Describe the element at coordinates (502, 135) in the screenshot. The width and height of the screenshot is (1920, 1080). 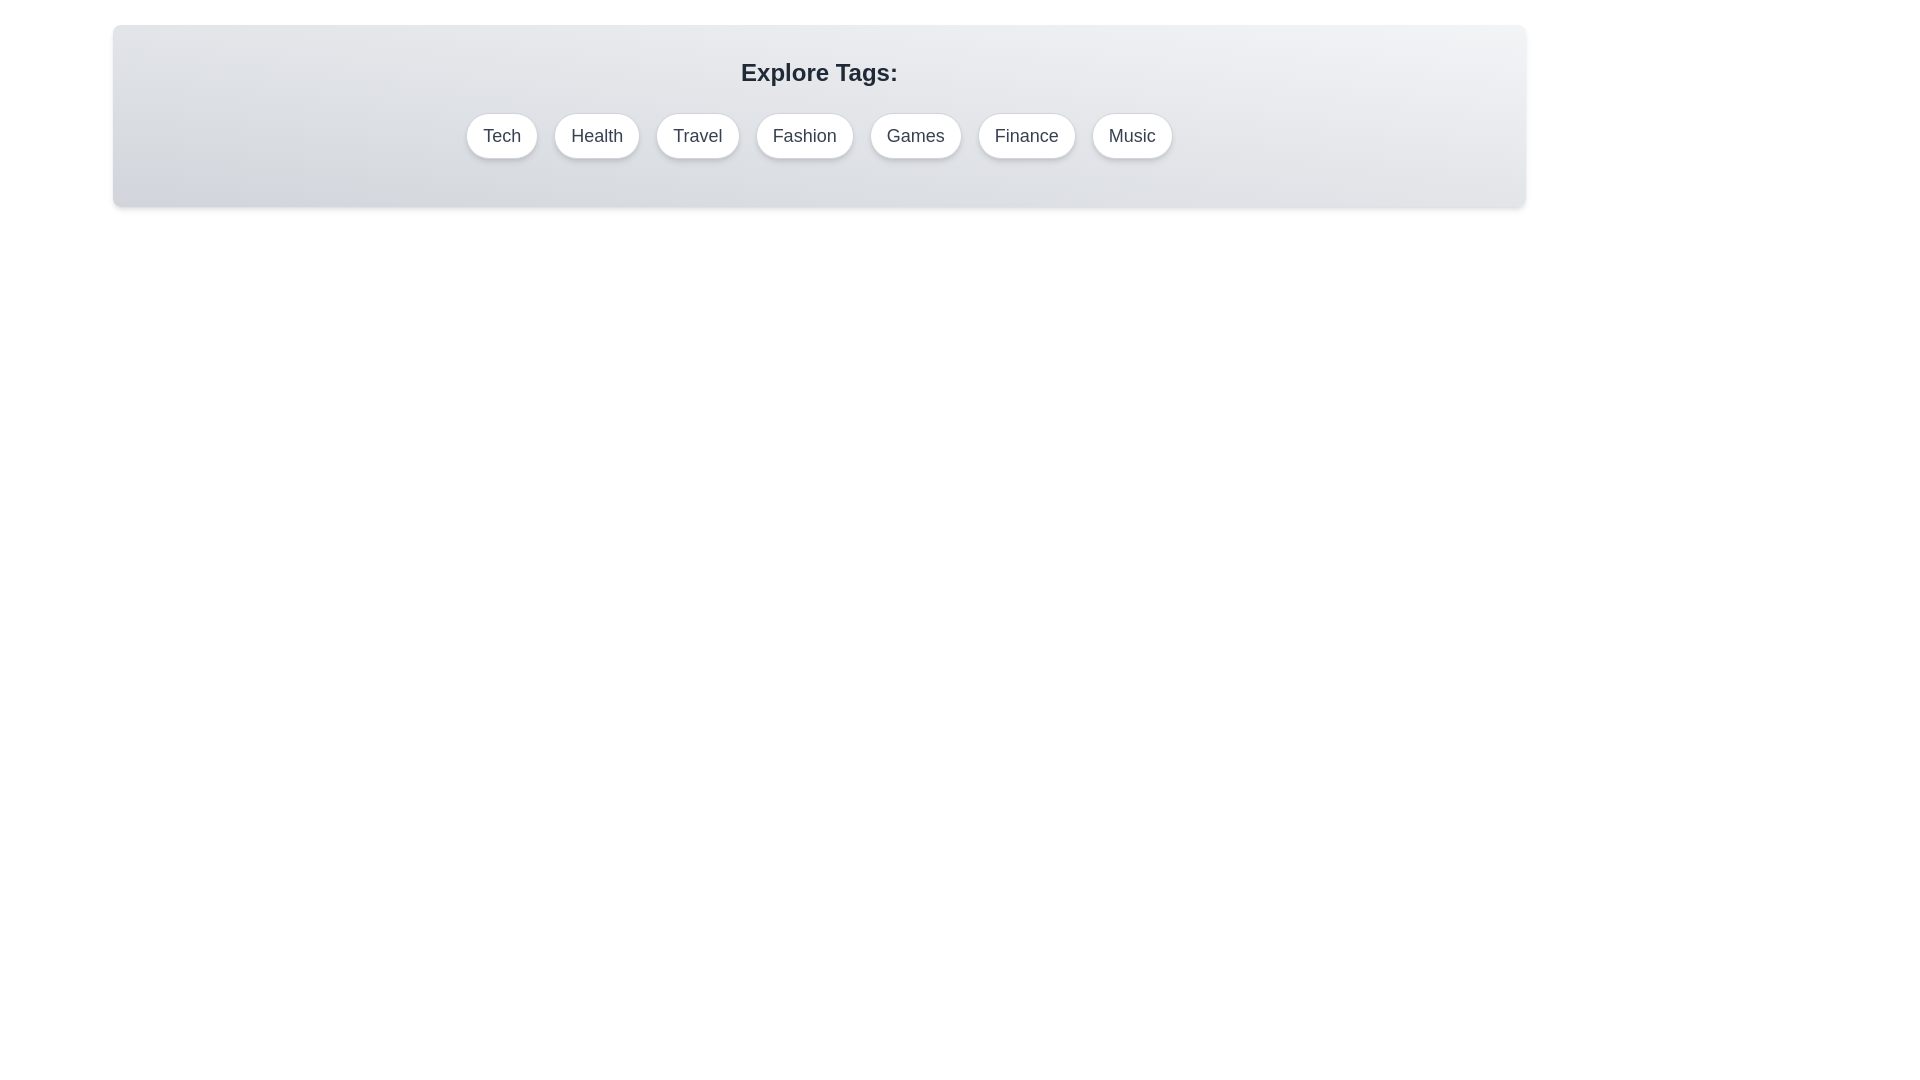
I see `the tag labeled Tech to deselect it` at that location.